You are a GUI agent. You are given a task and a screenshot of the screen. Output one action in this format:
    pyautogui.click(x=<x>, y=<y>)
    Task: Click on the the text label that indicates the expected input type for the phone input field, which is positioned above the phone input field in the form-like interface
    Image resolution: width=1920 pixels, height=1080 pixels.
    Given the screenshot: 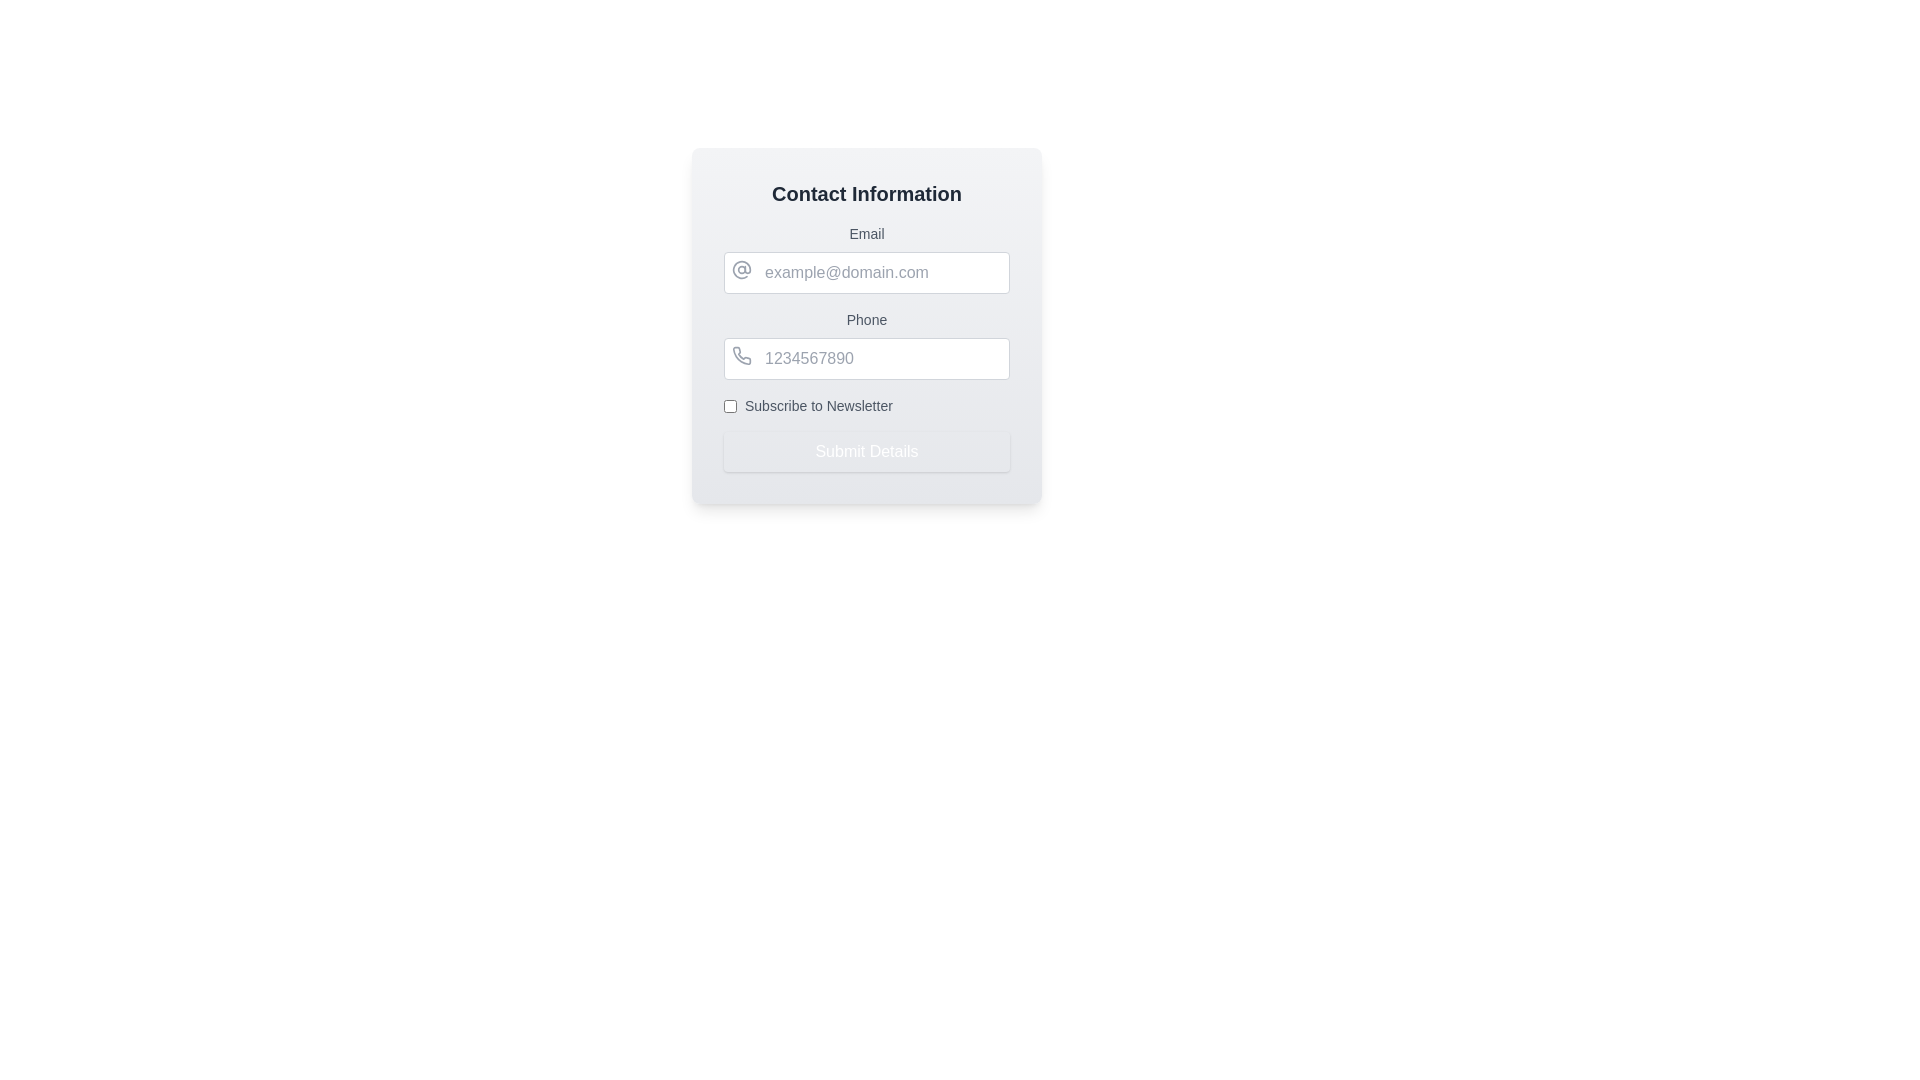 What is the action you would take?
    pyautogui.click(x=867, y=319)
    